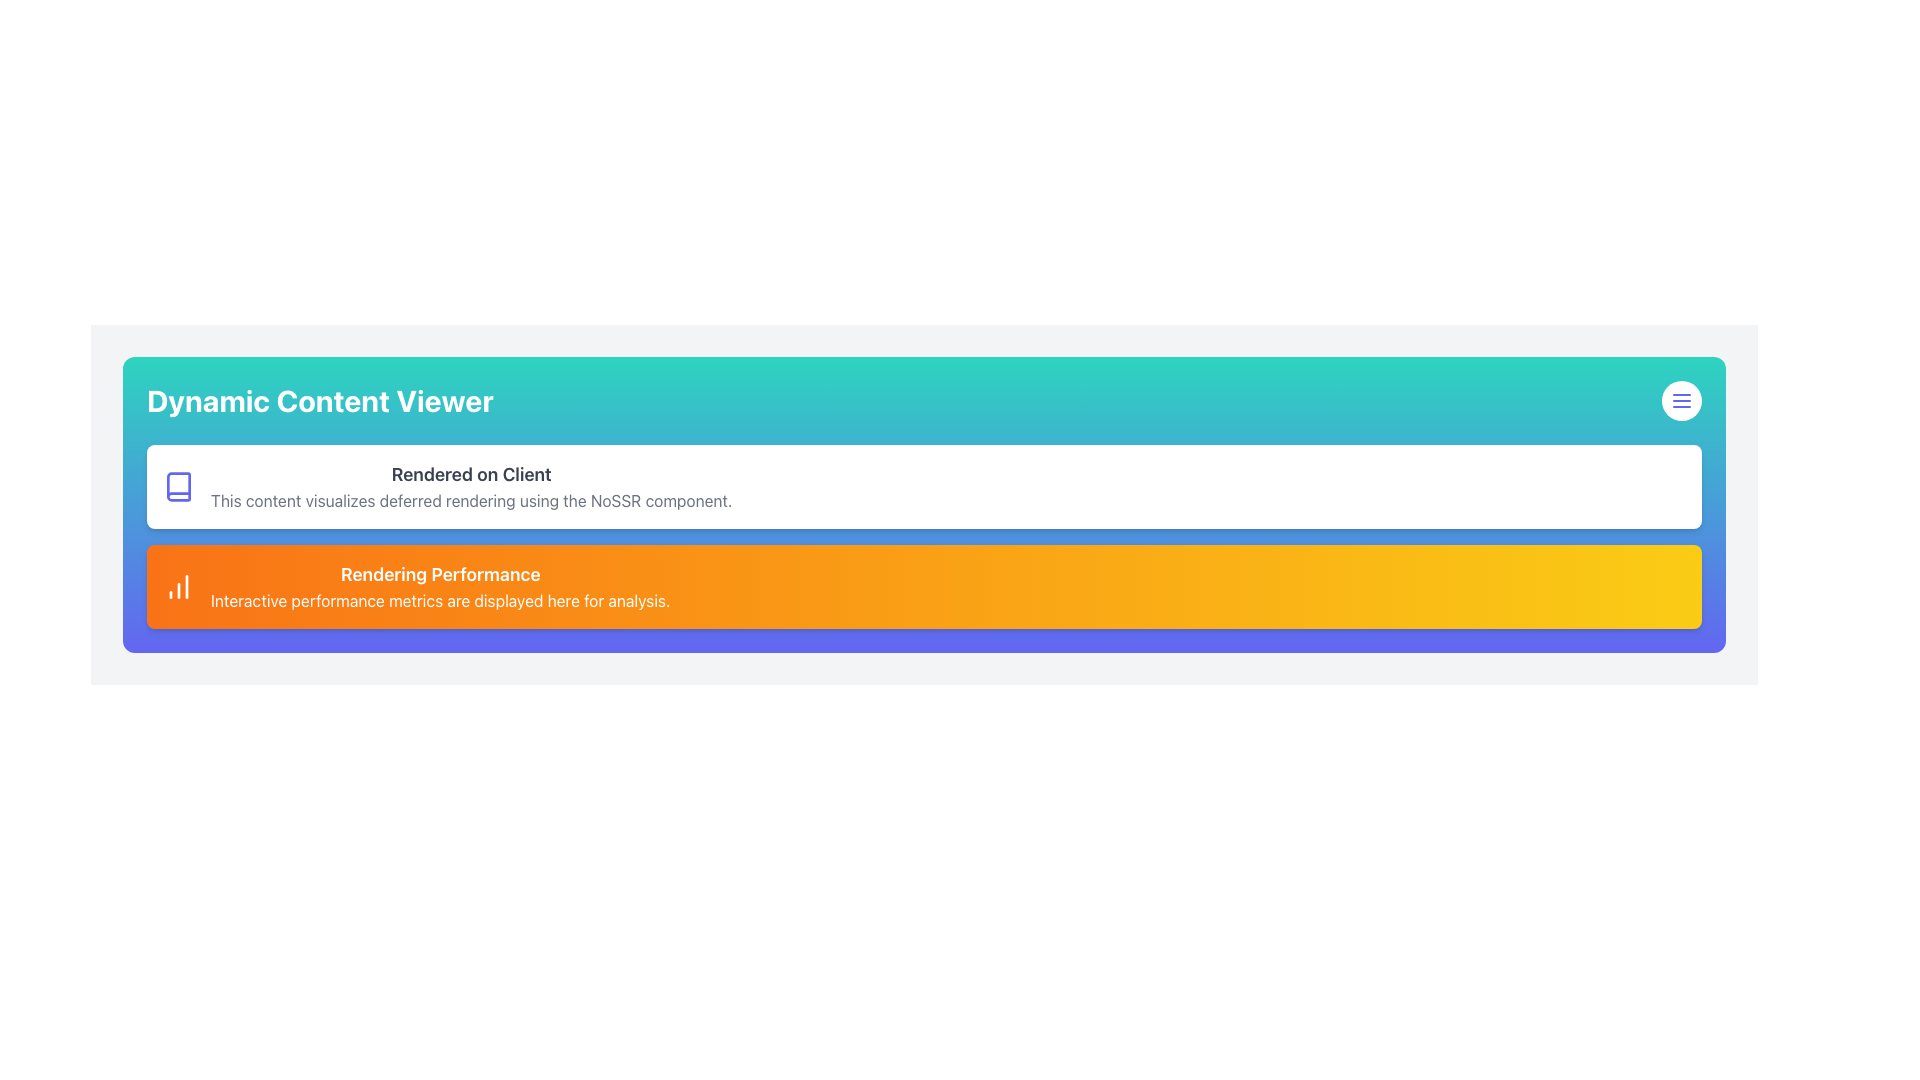 The image size is (1920, 1080). What do you see at coordinates (439, 574) in the screenshot?
I see `the text header element labeled 'Rendering Performance', which is displayed in bold white font against an orange background, located towards the lower part of the interface` at bounding box center [439, 574].